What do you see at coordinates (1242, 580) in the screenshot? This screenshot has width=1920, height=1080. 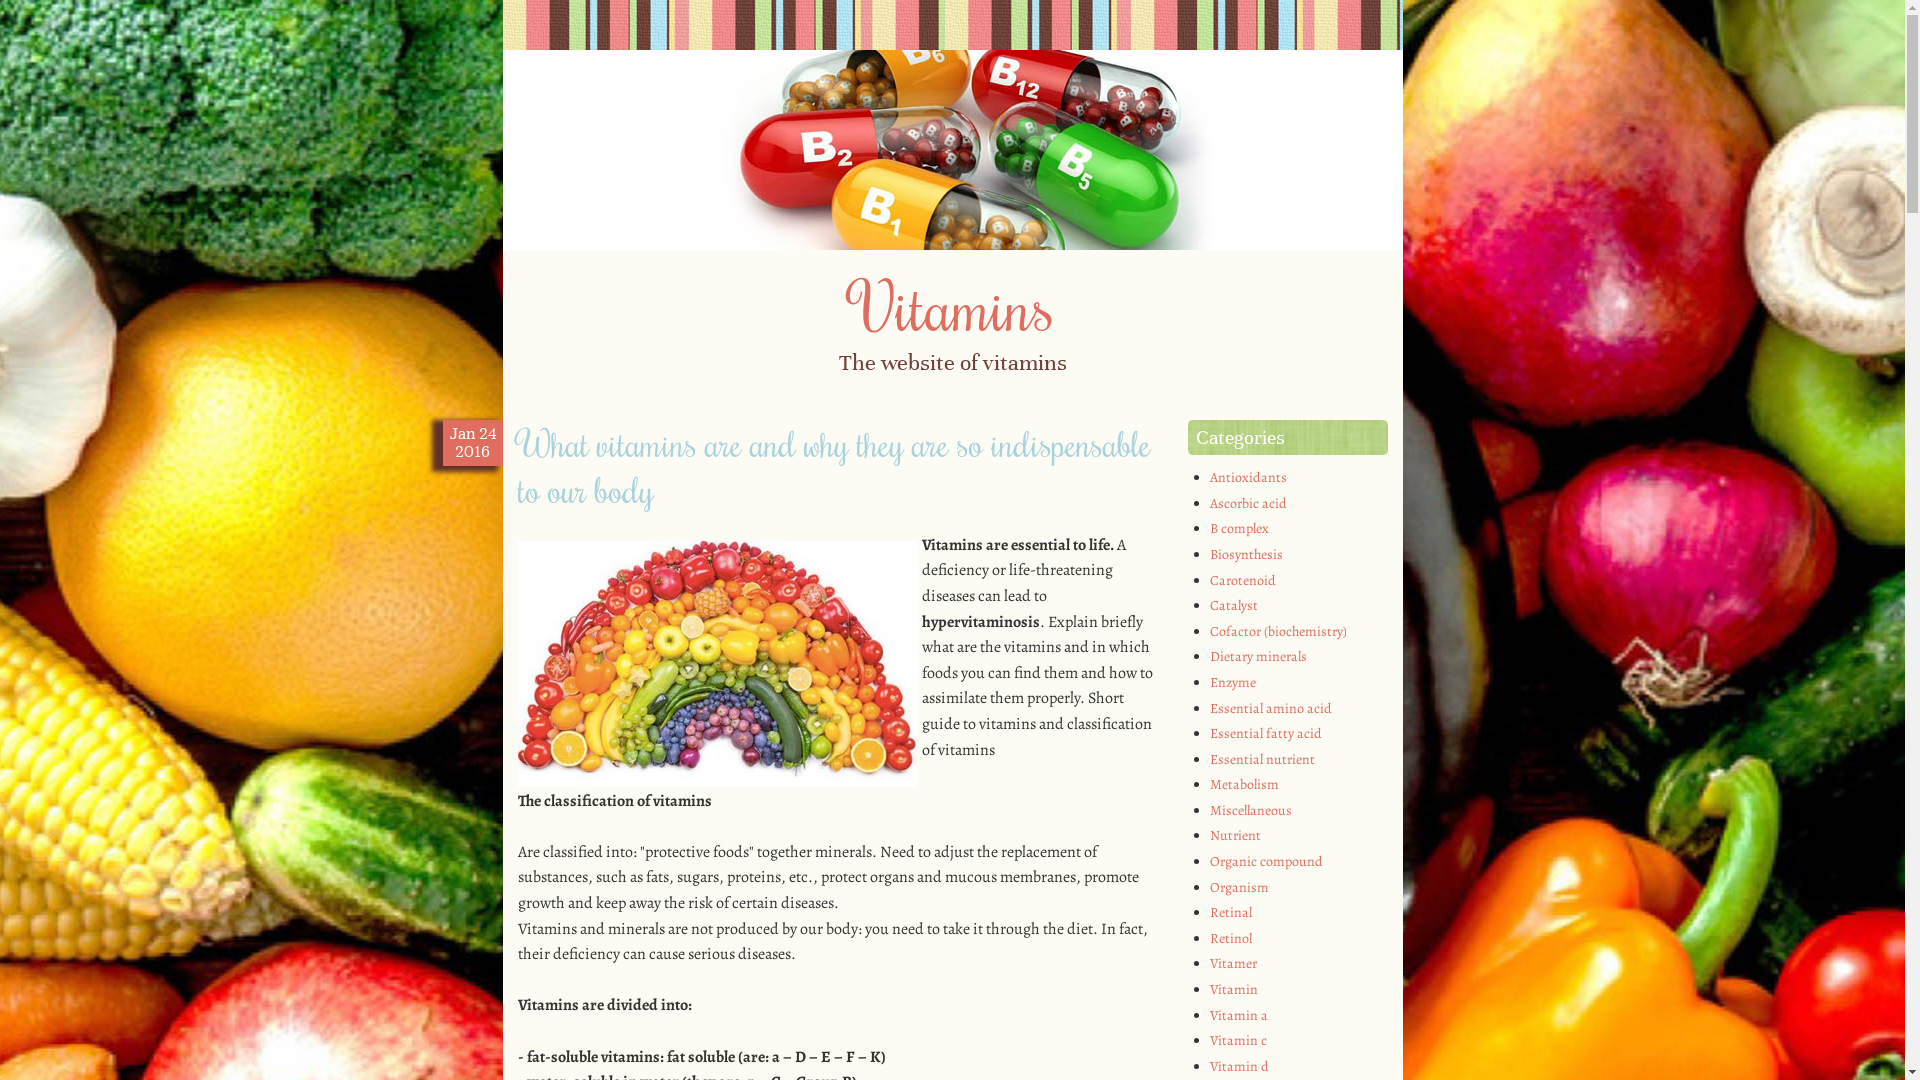 I see `'Carotenoid'` at bounding box center [1242, 580].